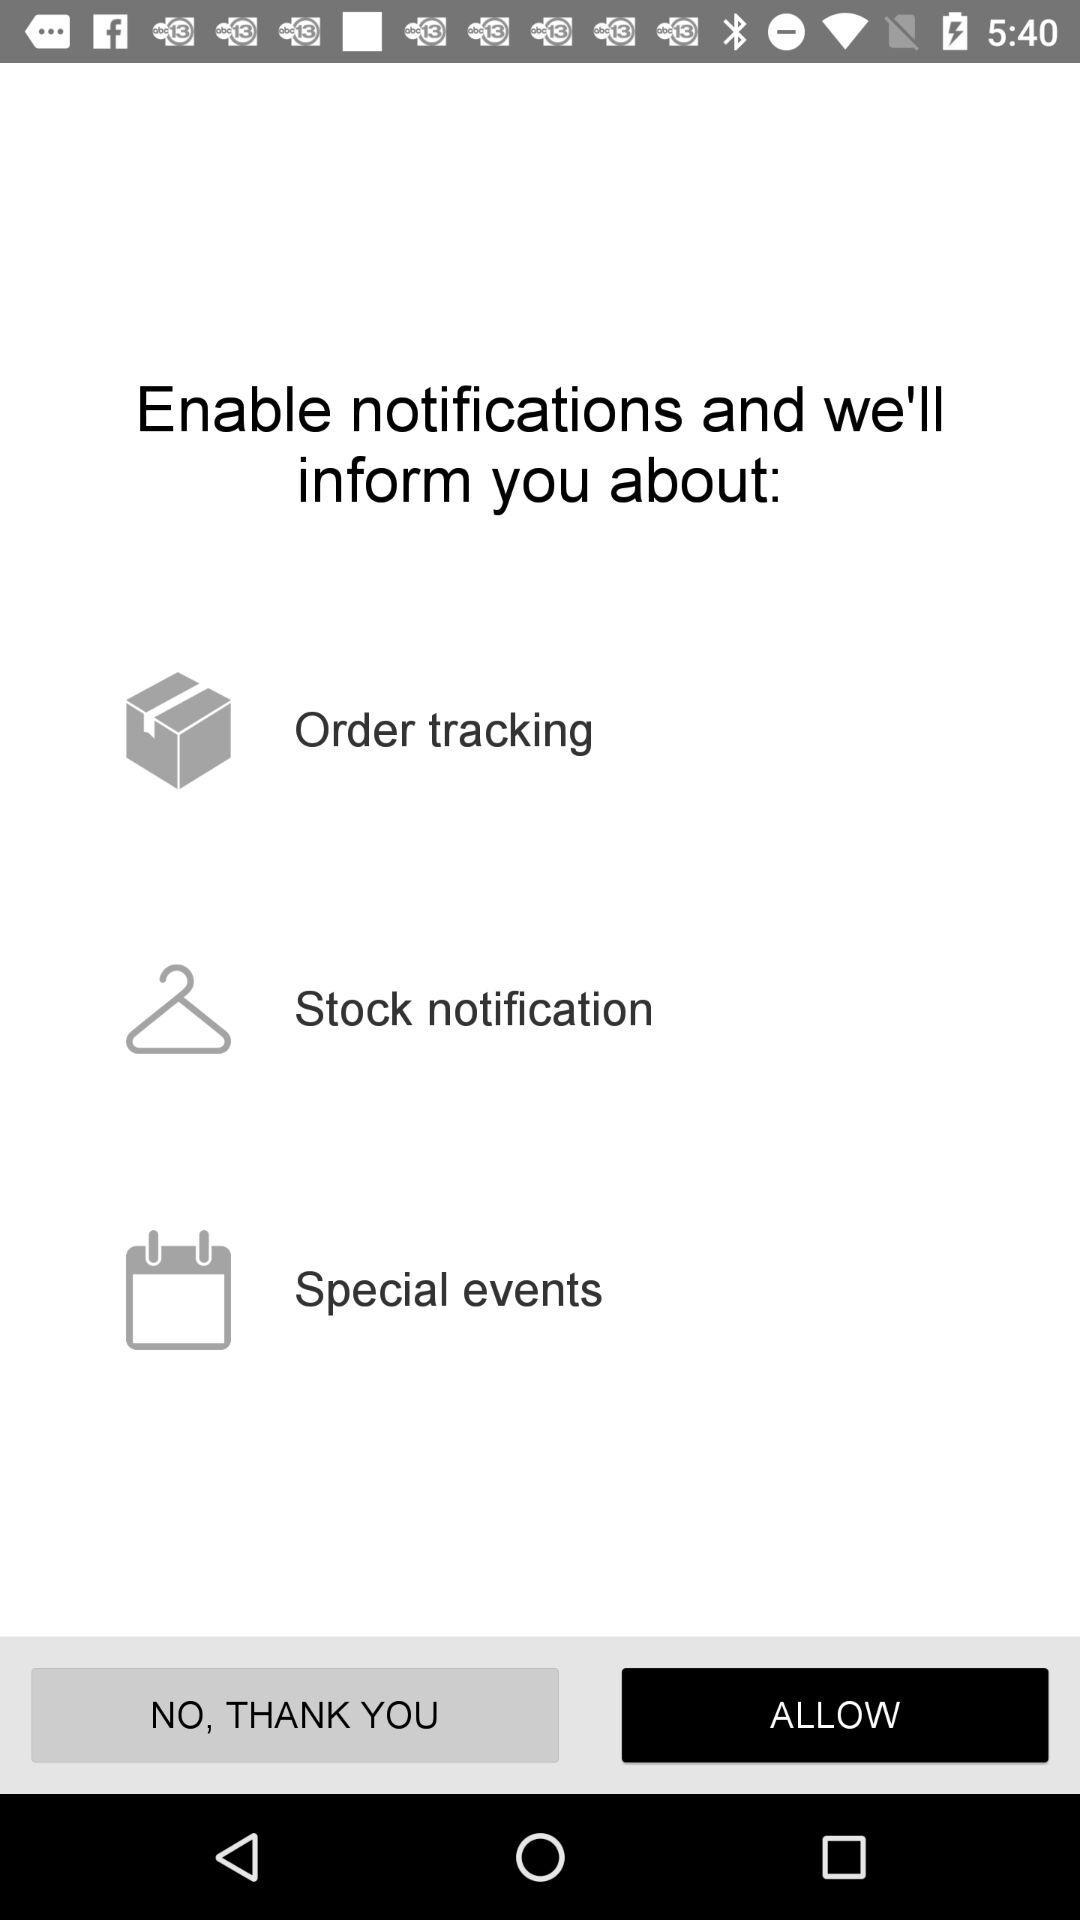 This screenshot has width=1080, height=1920. What do you see at coordinates (835, 1714) in the screenshot?
I see `allow item` at bounding box center [835, 1714].